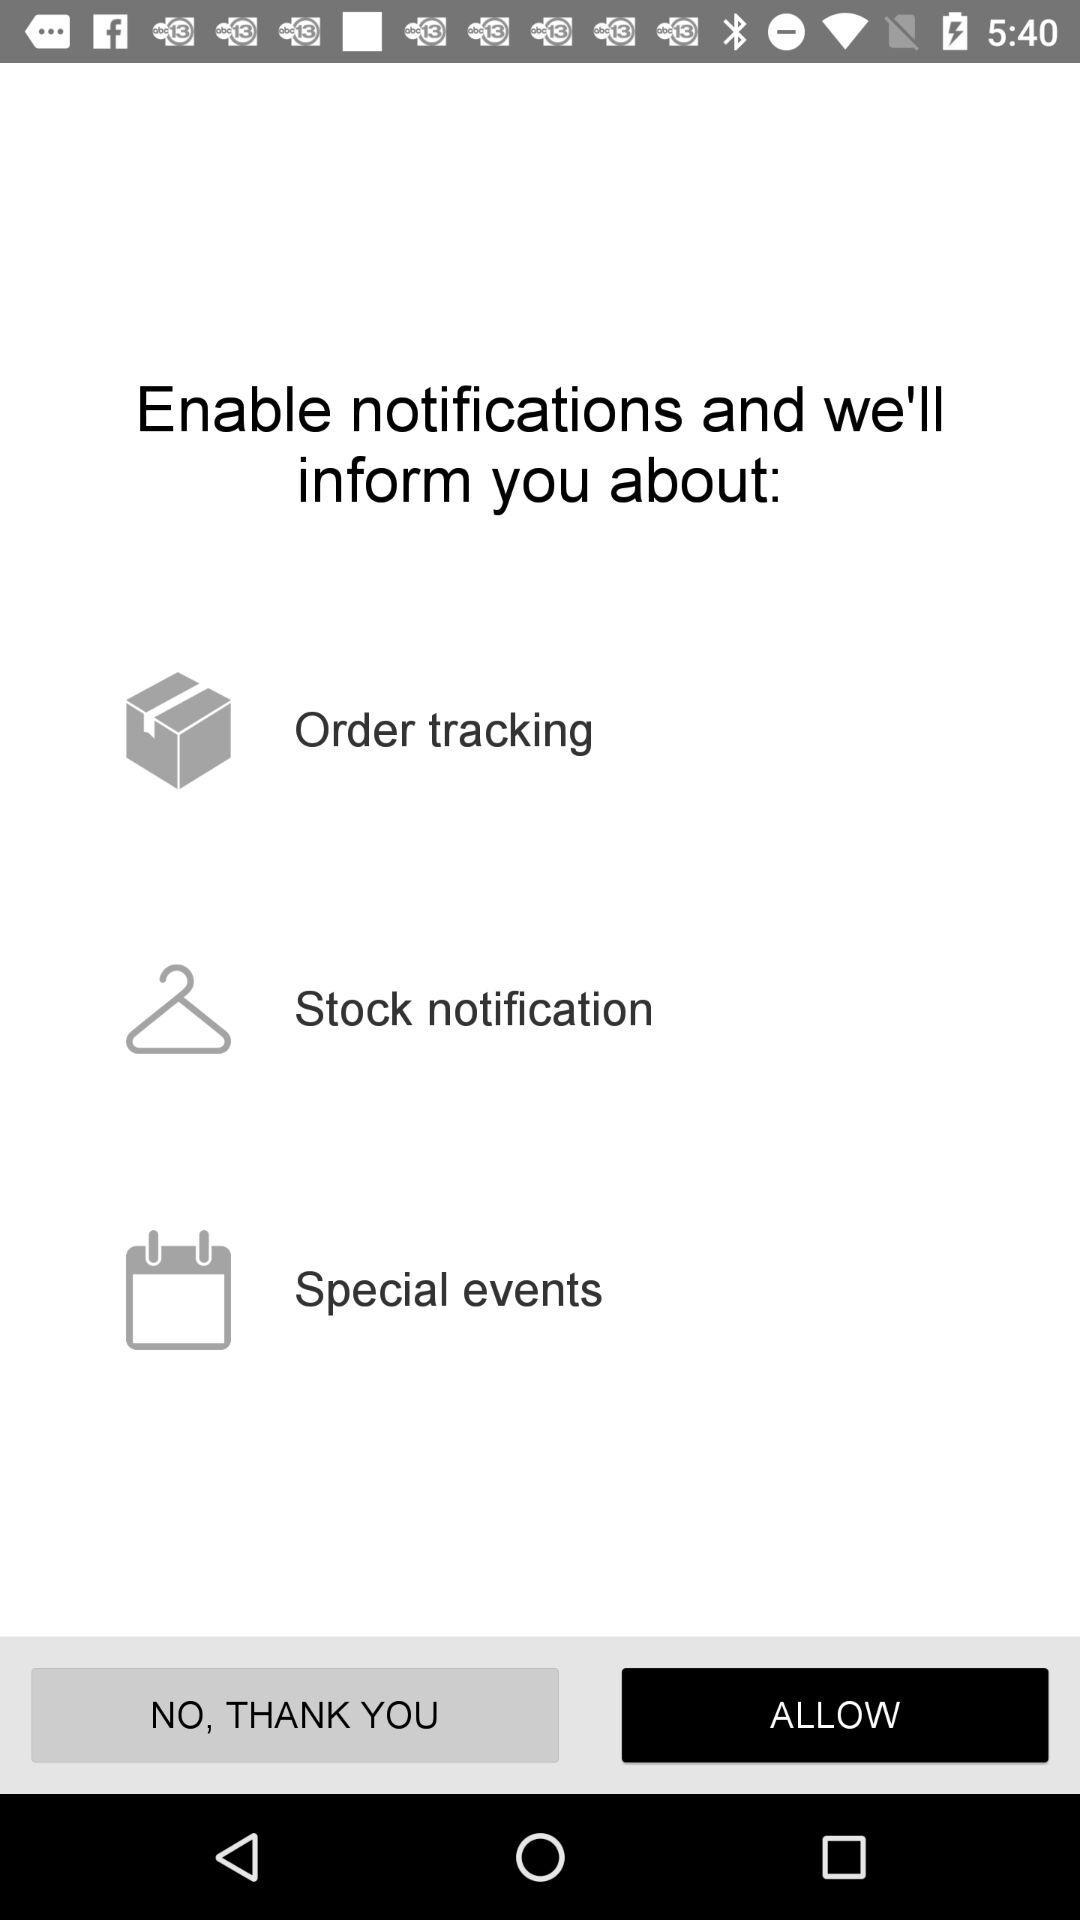 This screenshot has width=1080, height=1920. What do you see at coordinates (835, 1714) in the screenshot?
I see `allow item` at bounding box center [835, 1714].